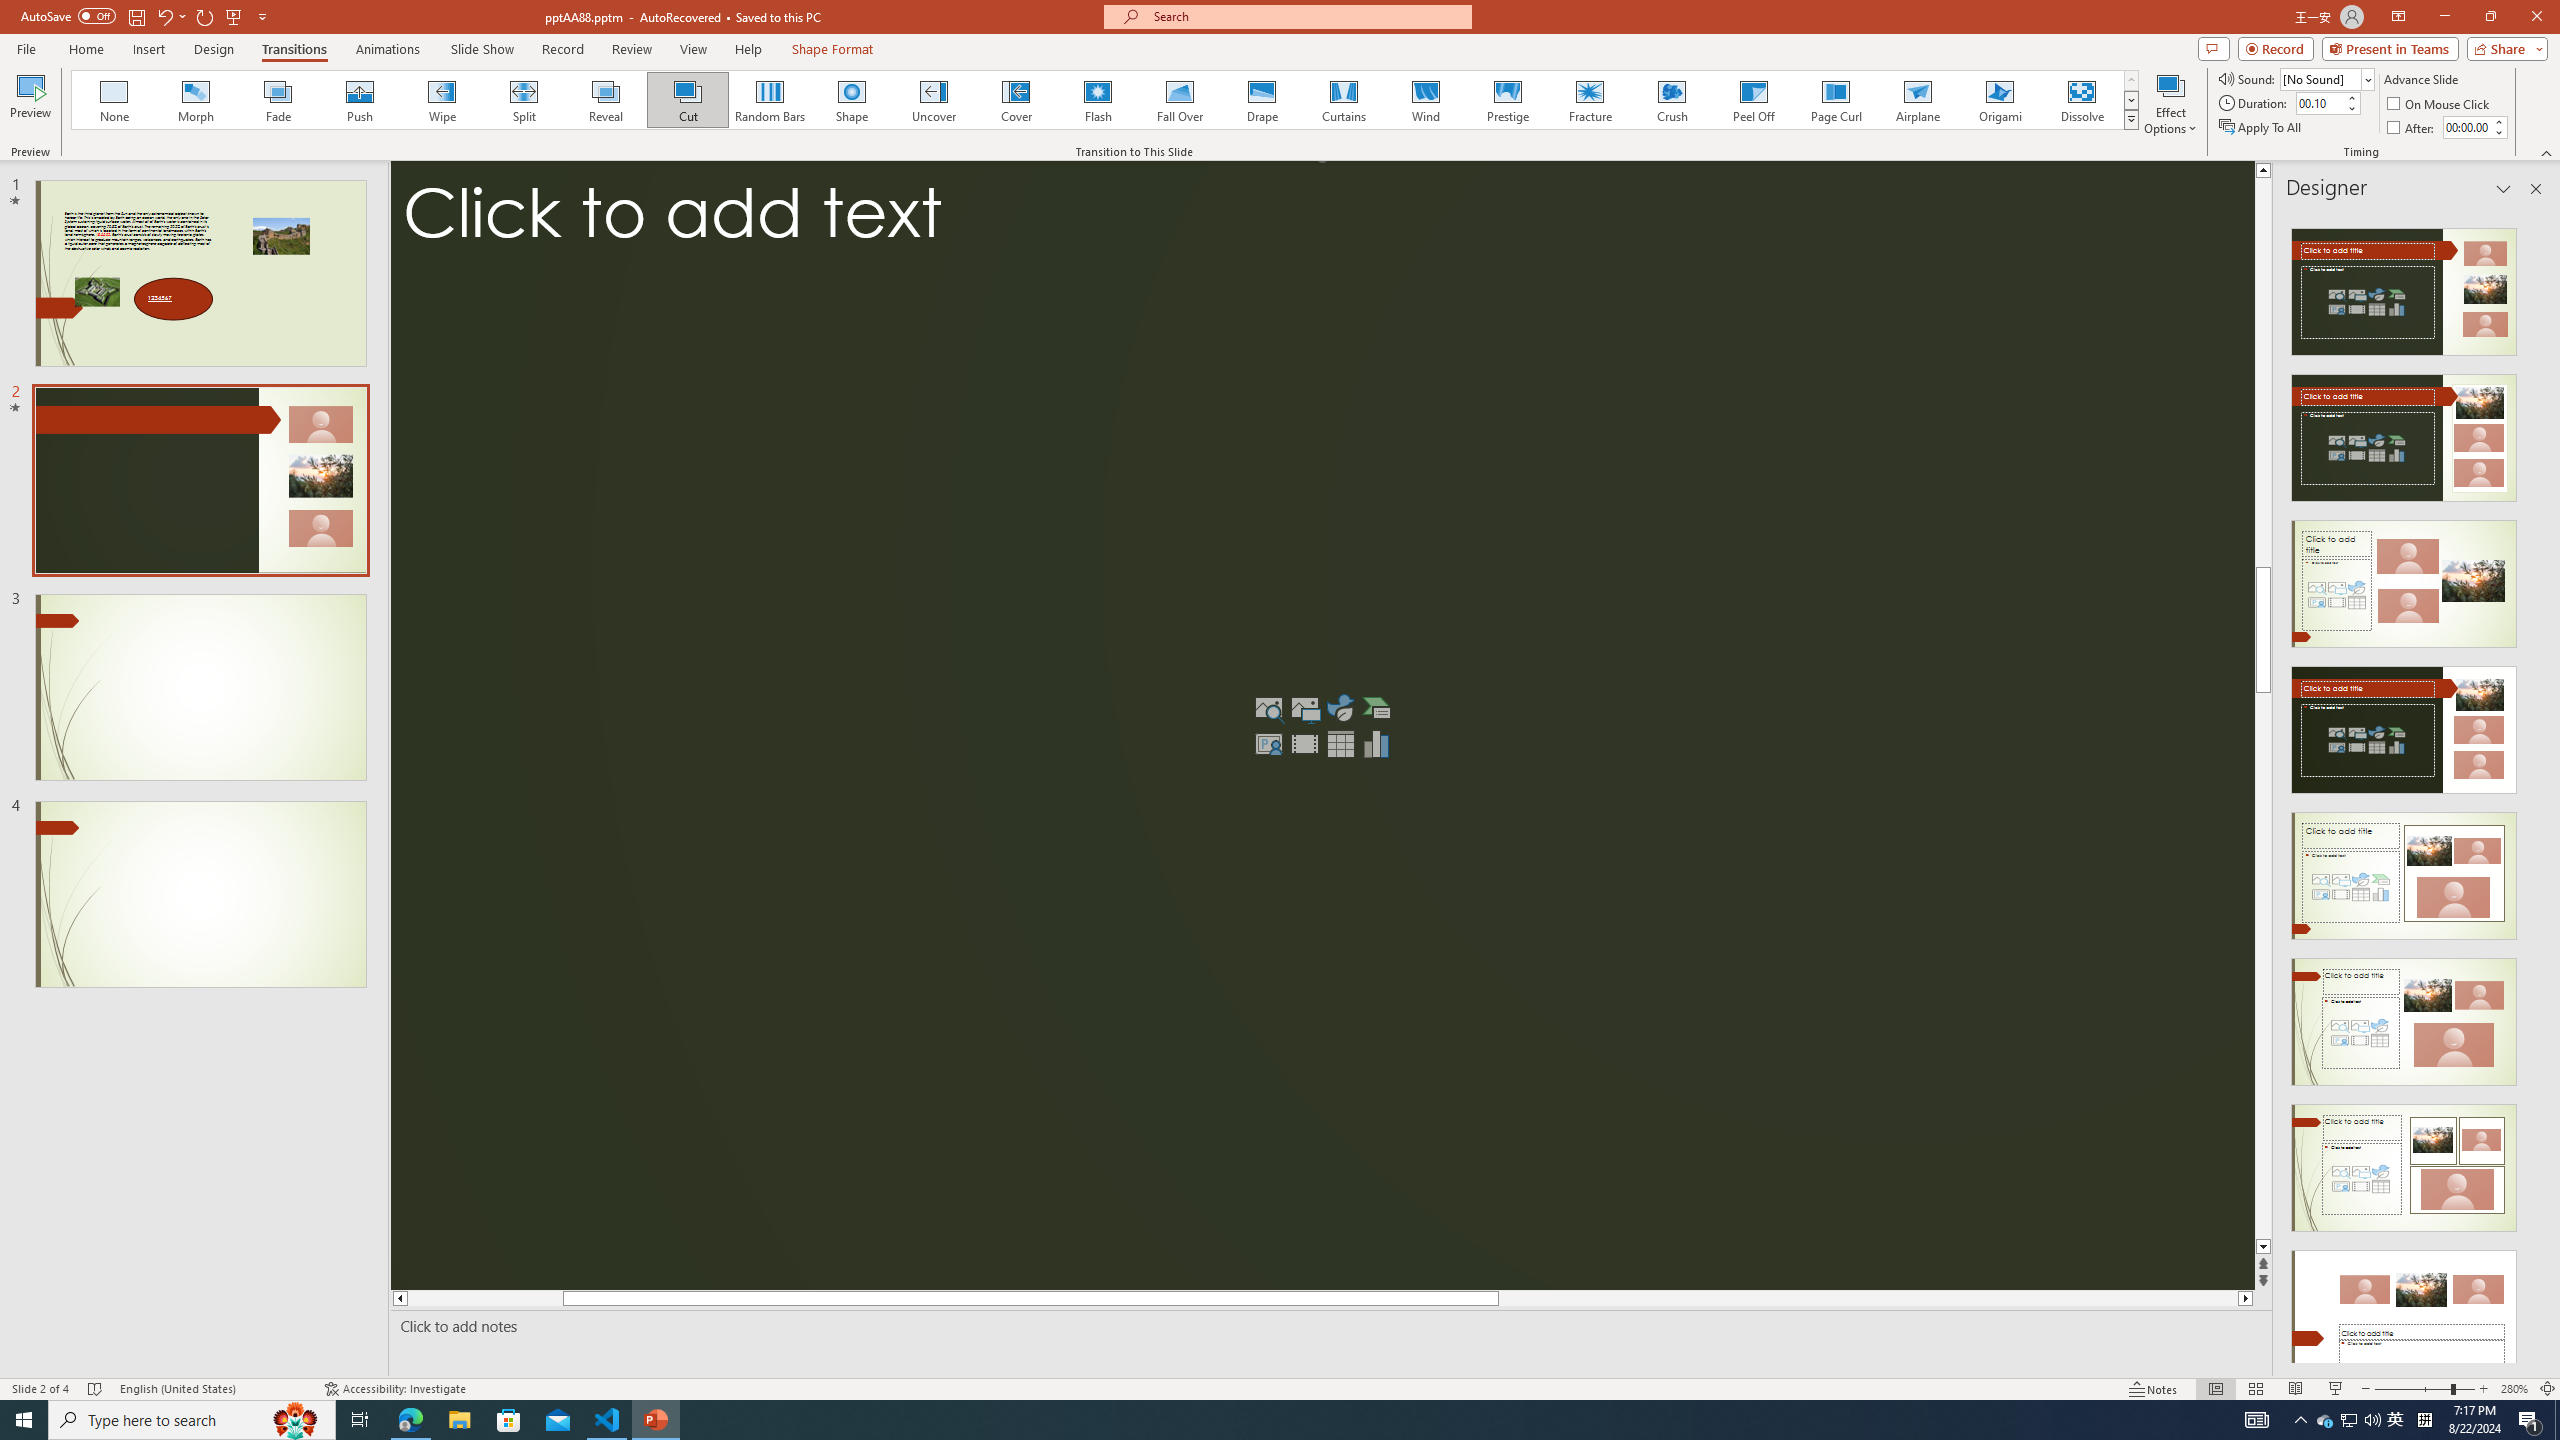  What do you see at coordinates (441, 99) in the screenshot?
I see `'Wipe'` at bounding box center [441, 99].